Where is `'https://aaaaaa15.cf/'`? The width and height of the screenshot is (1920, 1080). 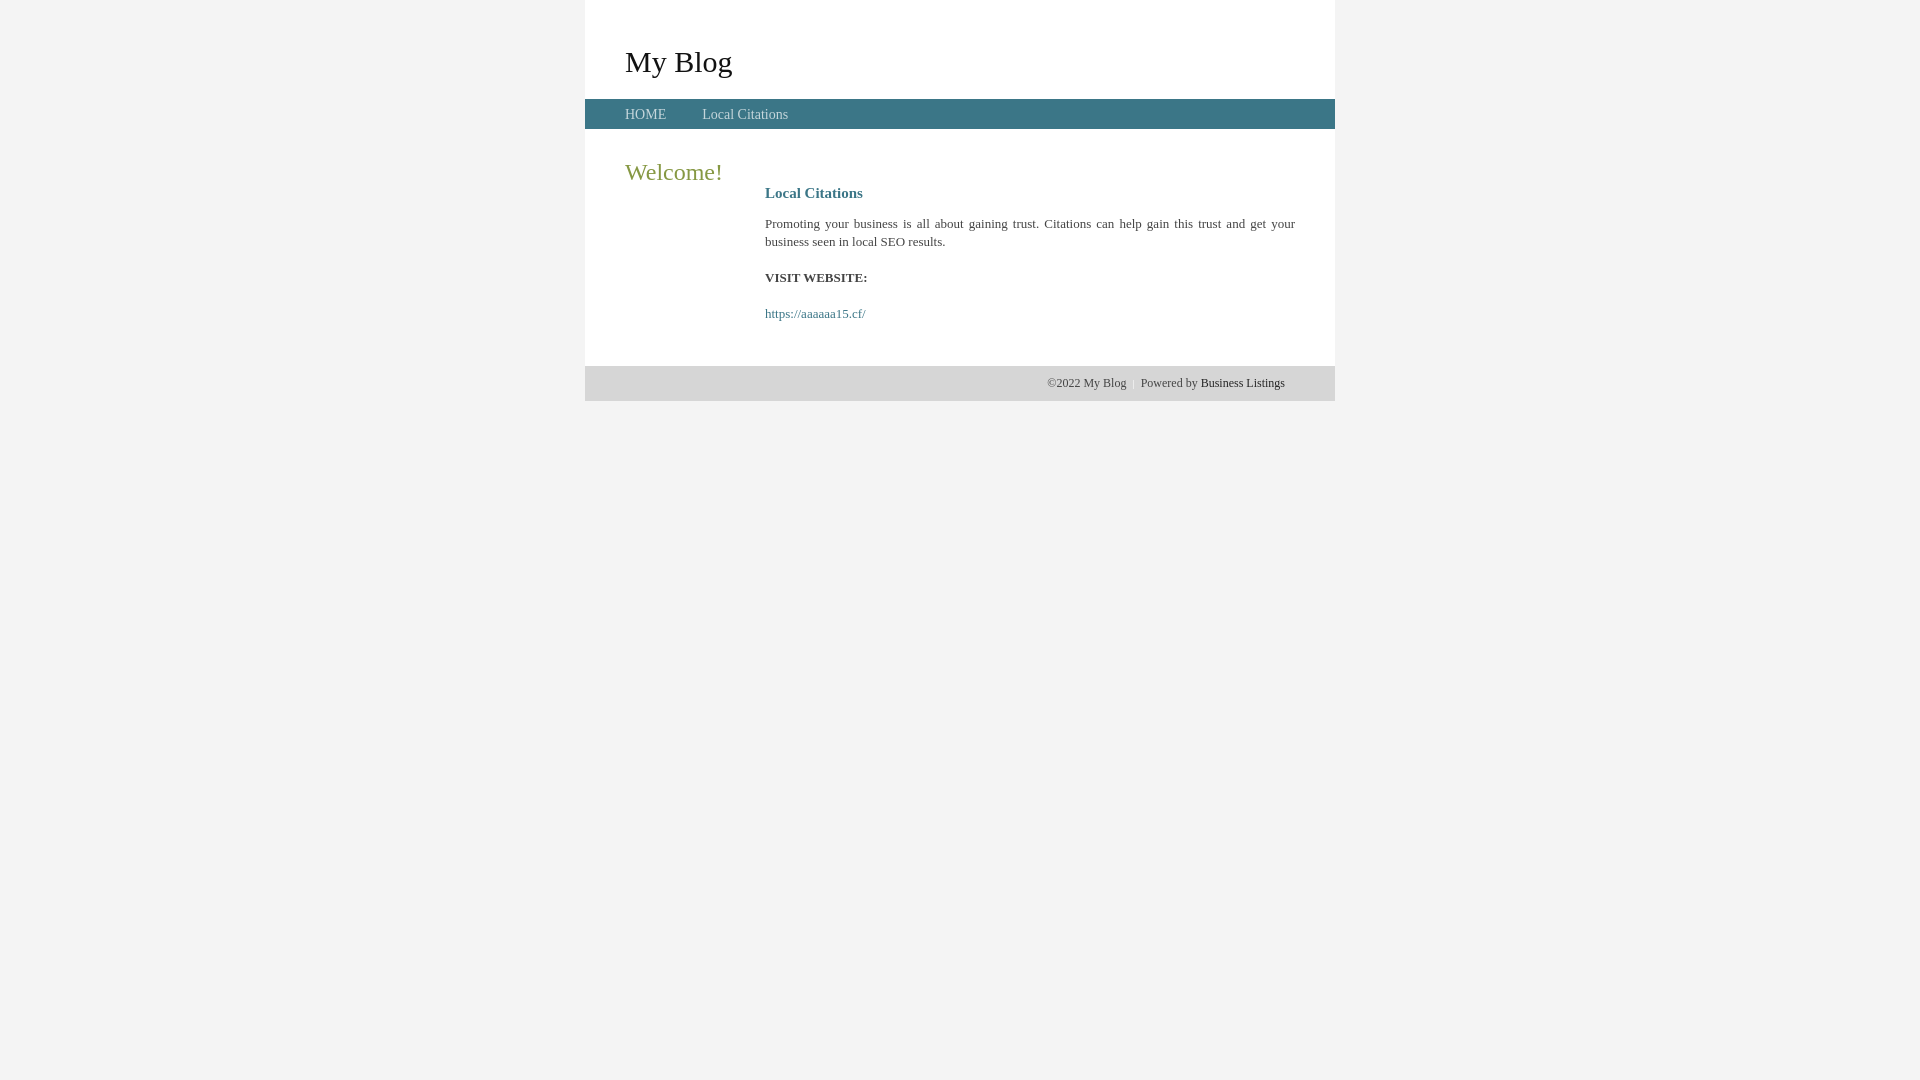 'https://aaaaaa15.cf/' is located at coordinates (815, 313).